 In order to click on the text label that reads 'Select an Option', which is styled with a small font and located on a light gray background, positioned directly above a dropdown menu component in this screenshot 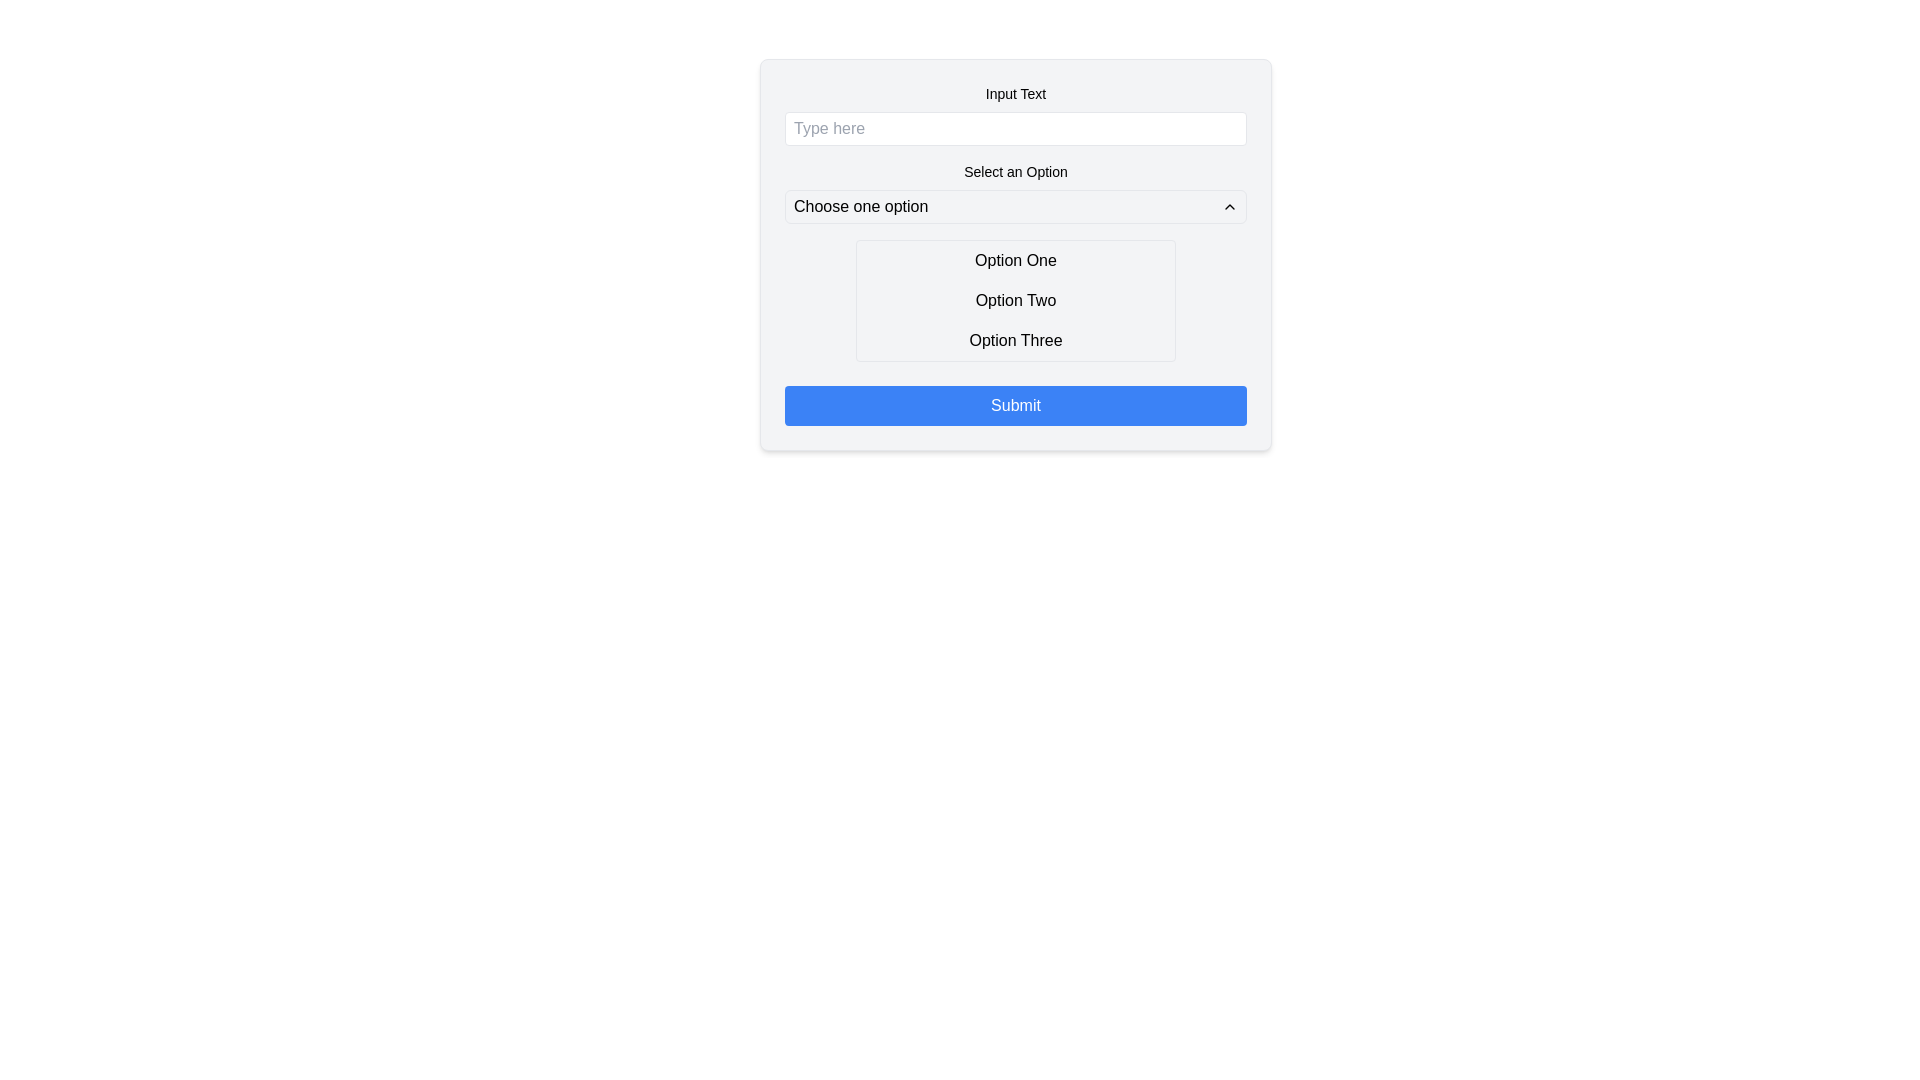, I will do `click(1016, 171)`.